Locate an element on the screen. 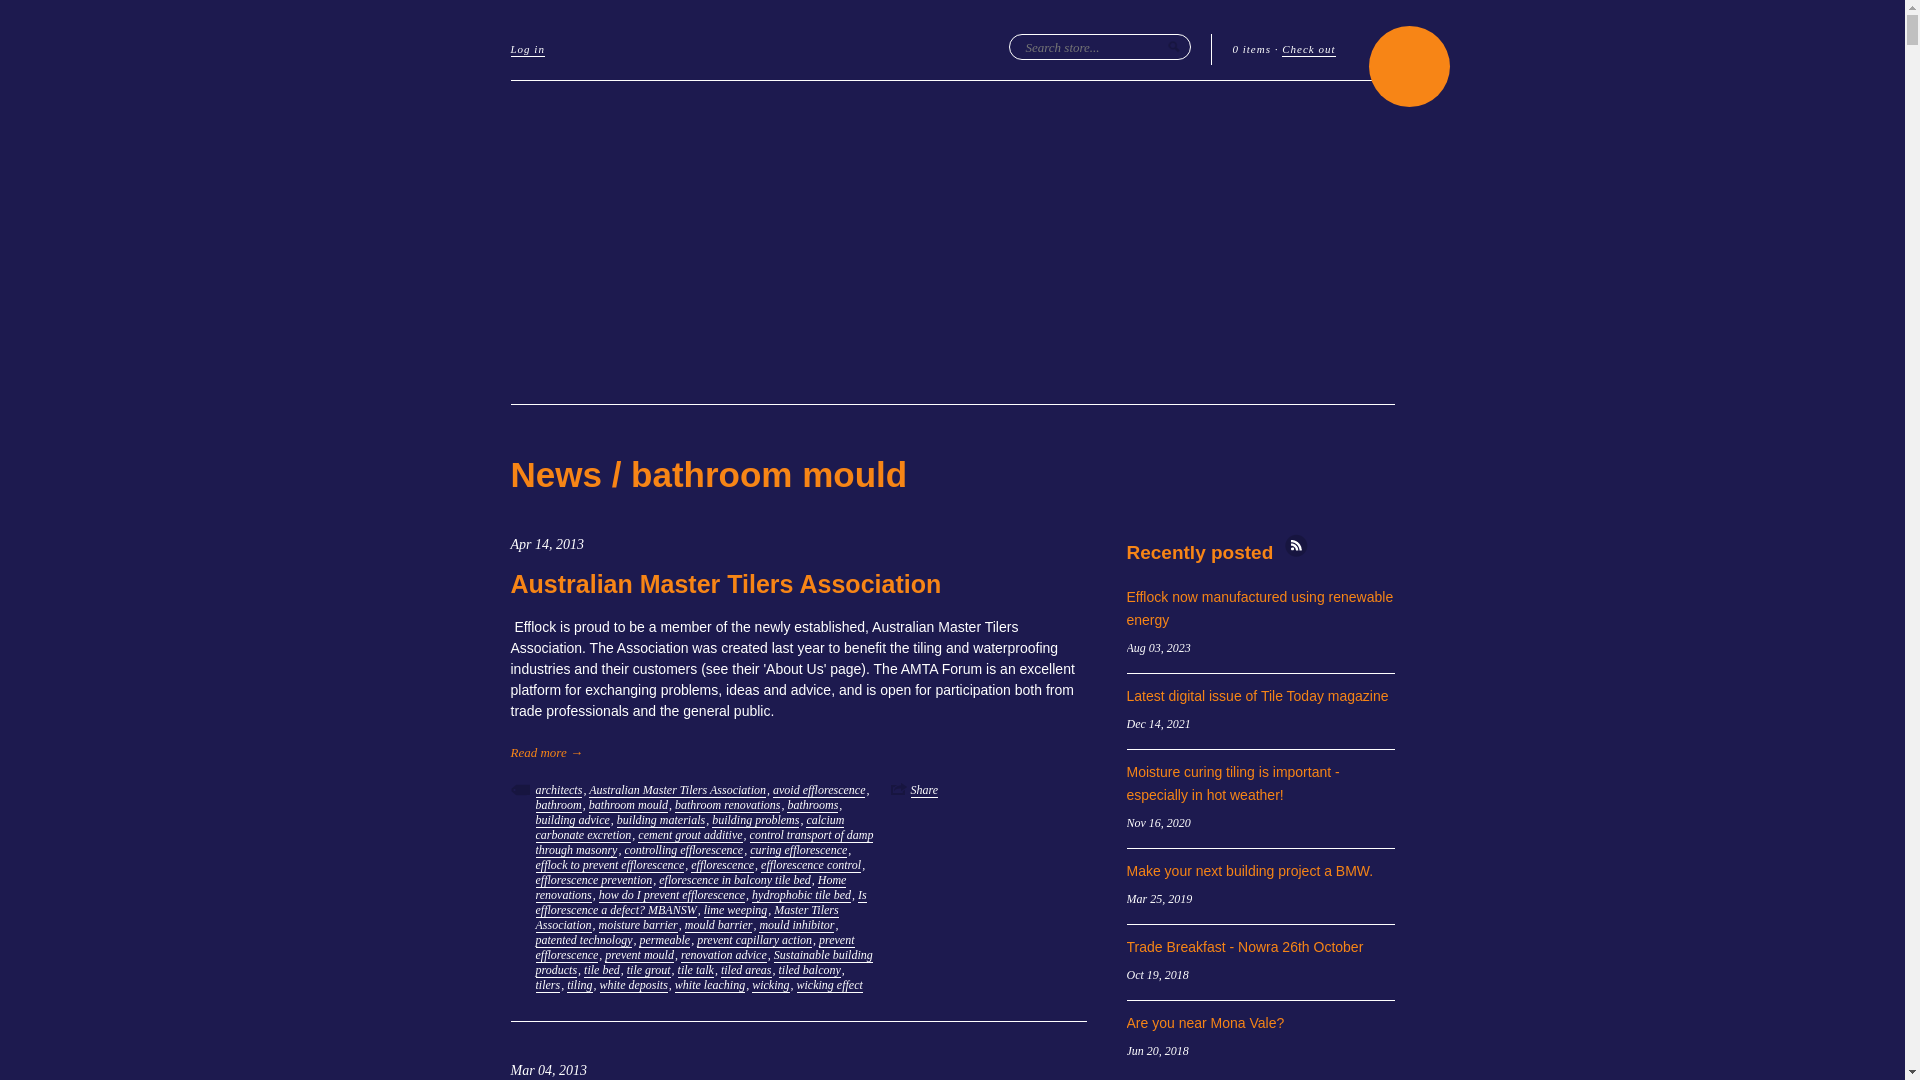 The height and width of the screenshot is (1080, 1920). 'Trade Breakfast - Nowra 26th October' is located at coordinates (1243, 946).